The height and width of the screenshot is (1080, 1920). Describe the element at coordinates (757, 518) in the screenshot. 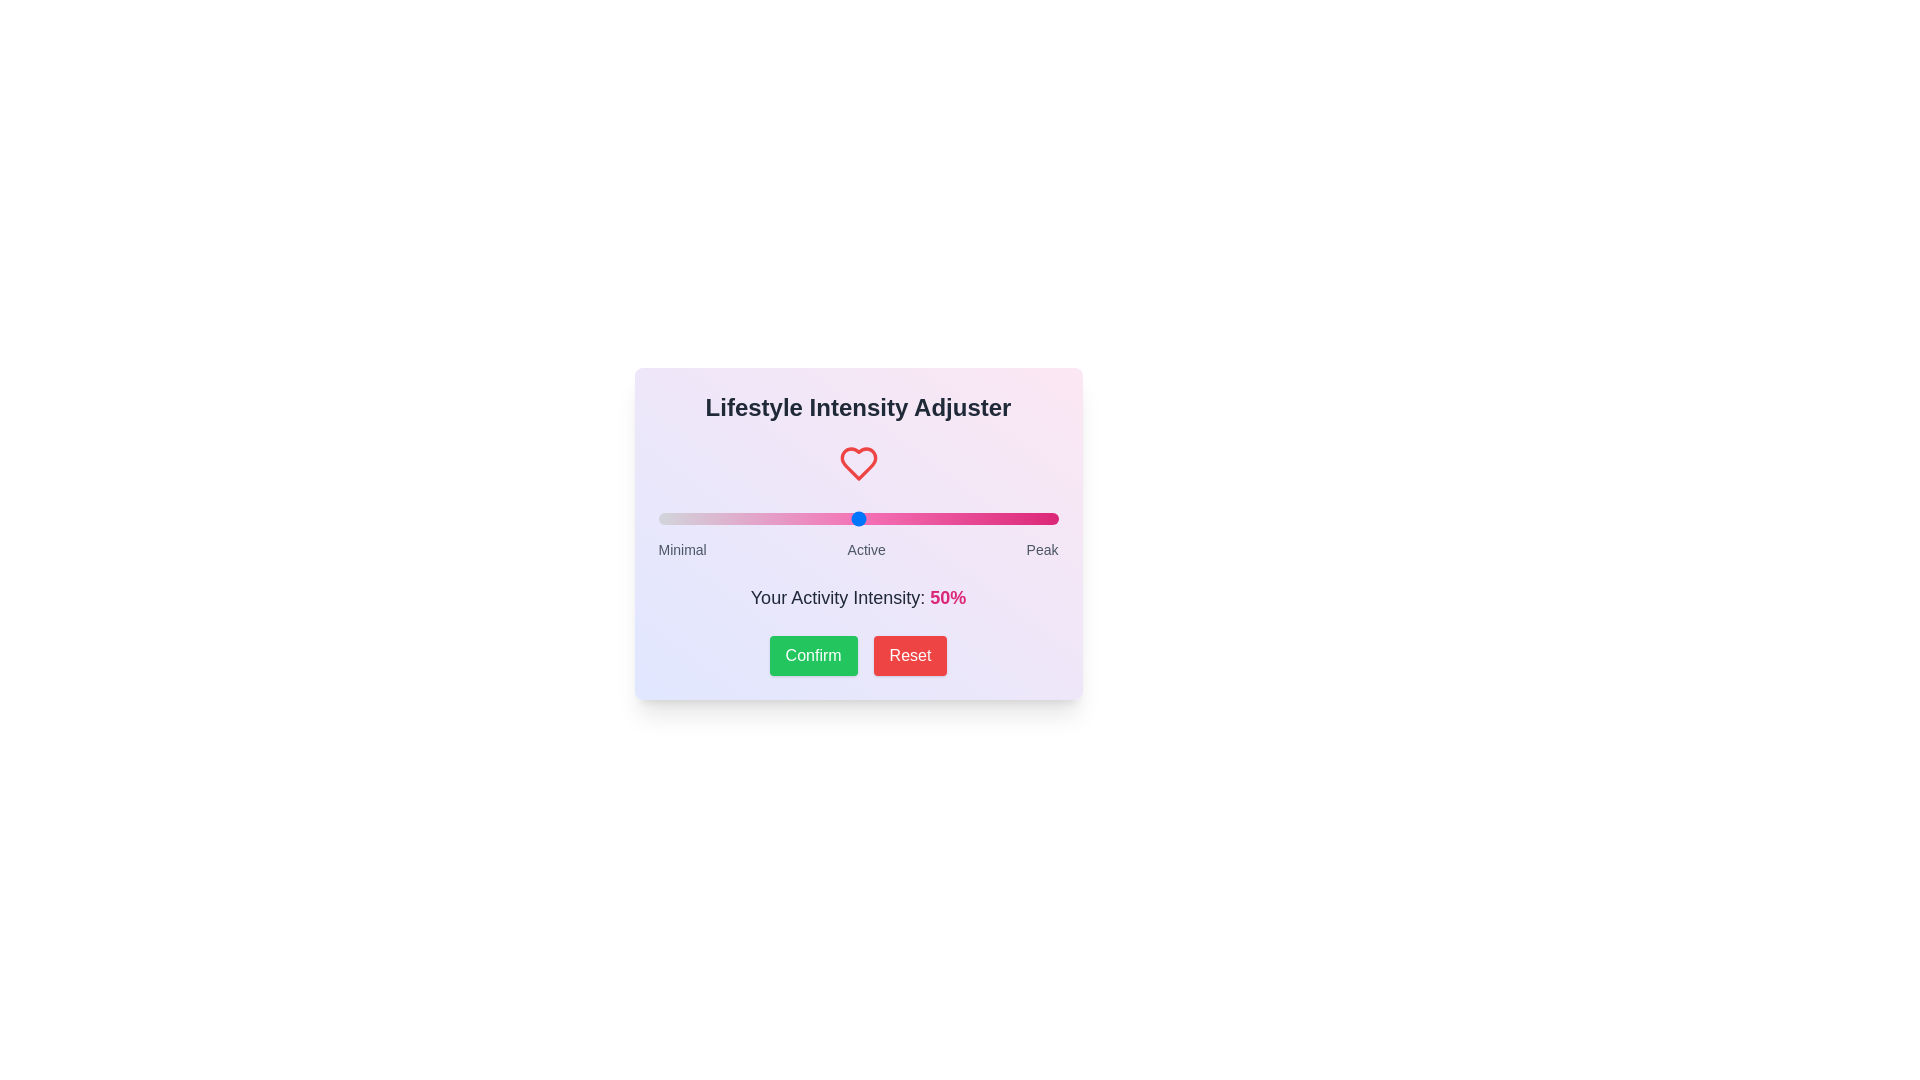

I see `the slider to set the intensity to 25%` at that location.